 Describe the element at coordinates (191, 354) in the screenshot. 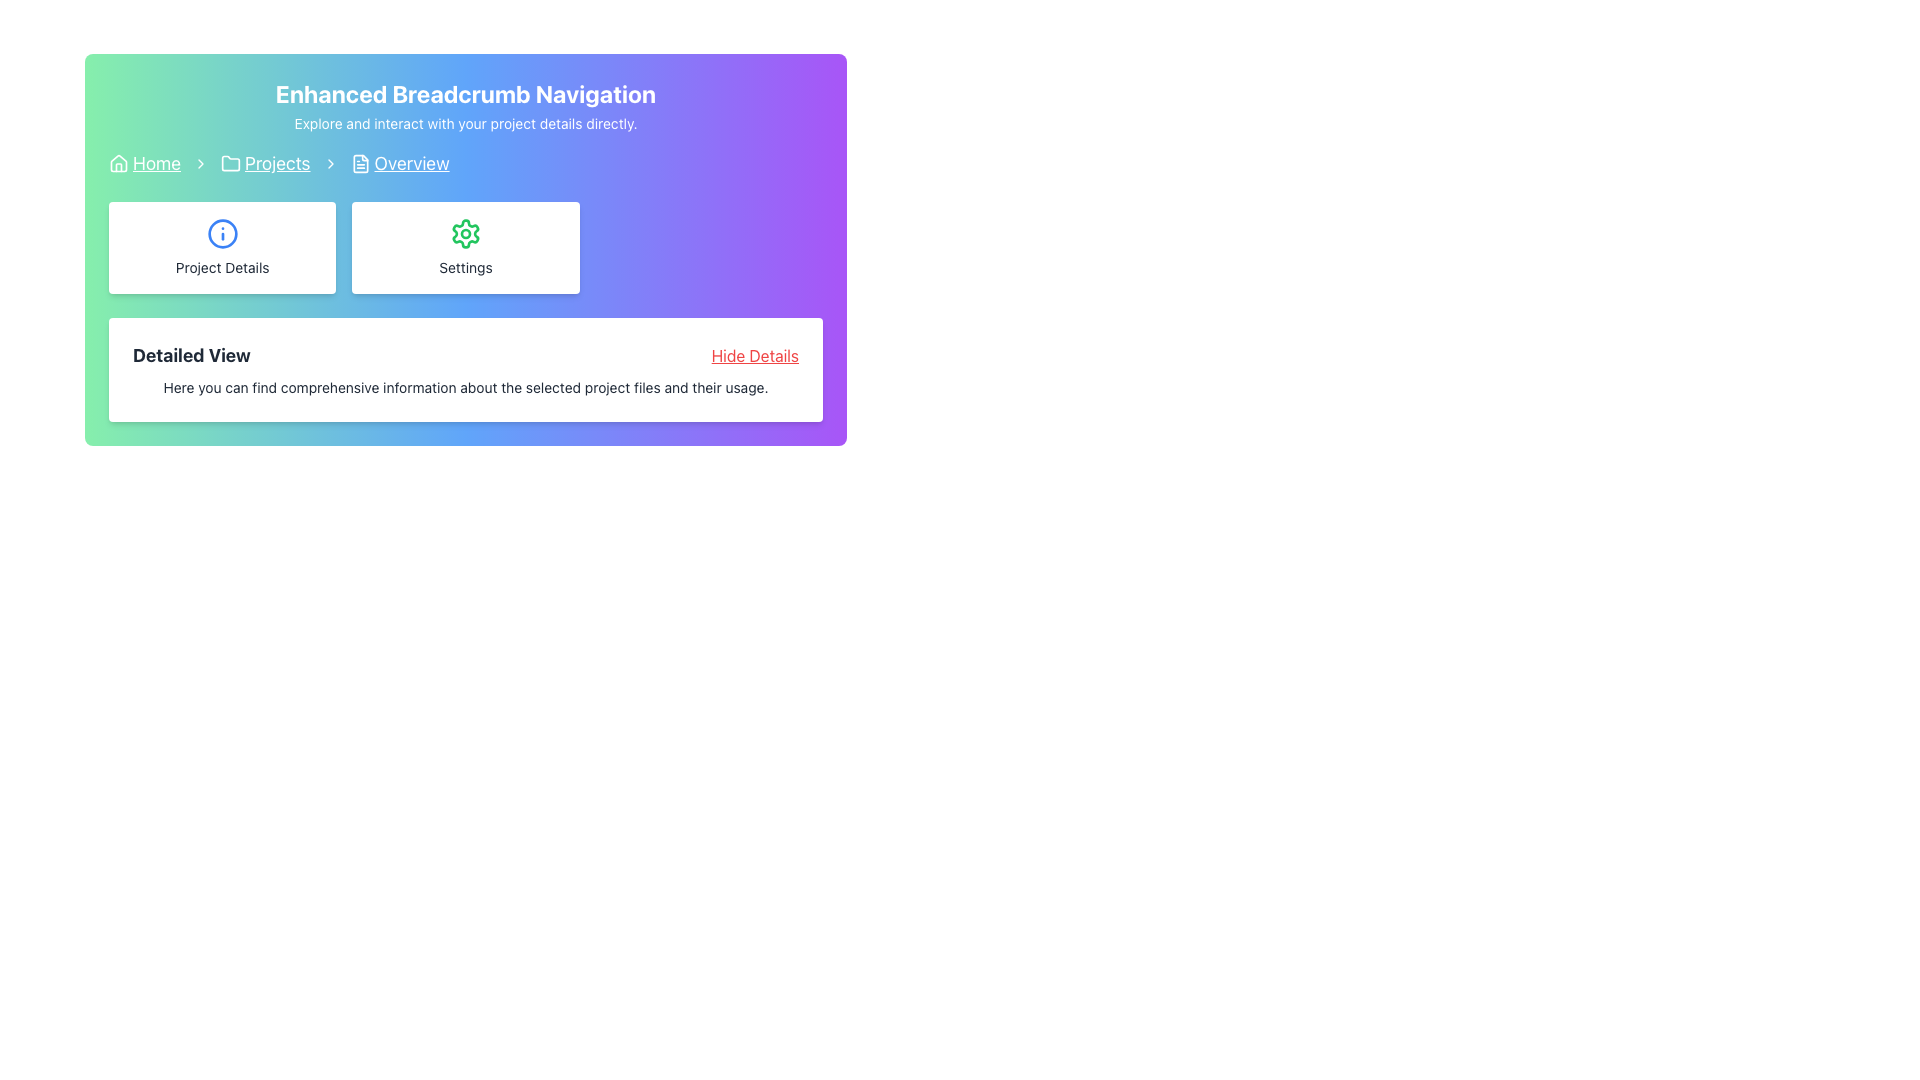

I see `the bold, large-sized text label reading 'Detailed View', which is prominently displayed in black font against a white background, indicating its significance within the interface` at that location.